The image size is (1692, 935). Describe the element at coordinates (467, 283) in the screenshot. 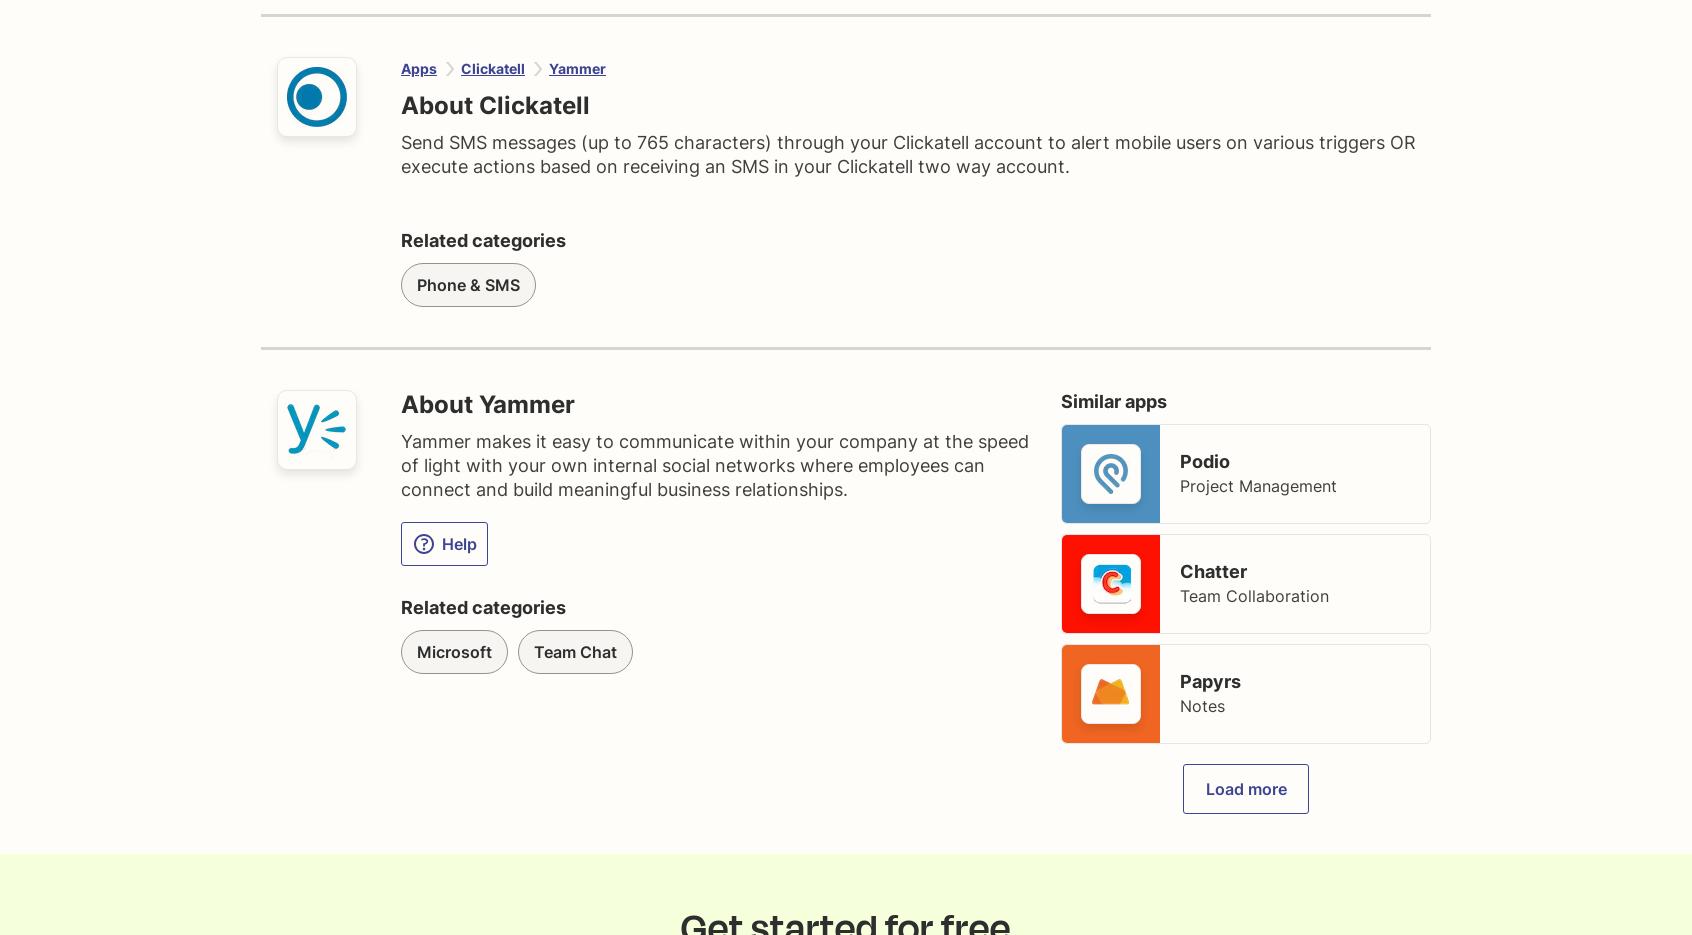

I see `'Phone & SMS'` at that location.